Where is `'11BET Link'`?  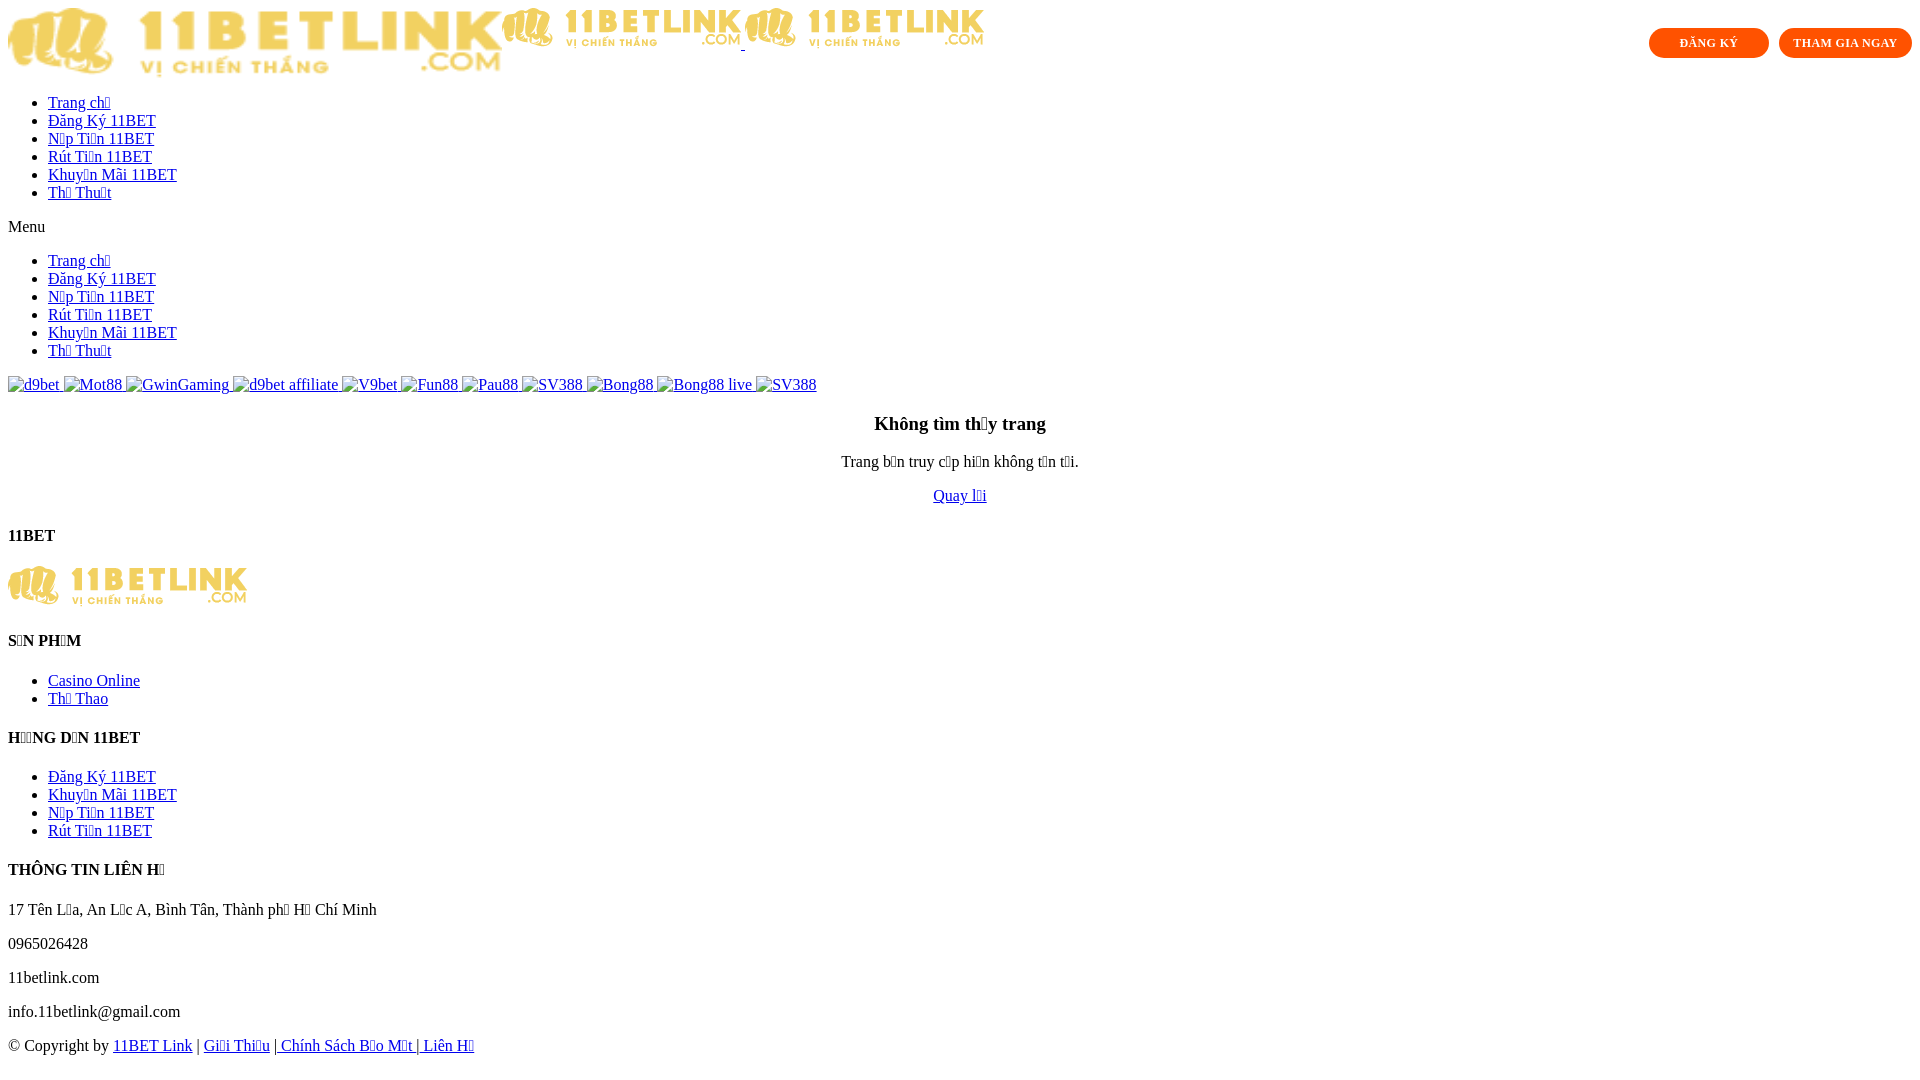 '11BET Link' is located at coordinates (152, 1044).